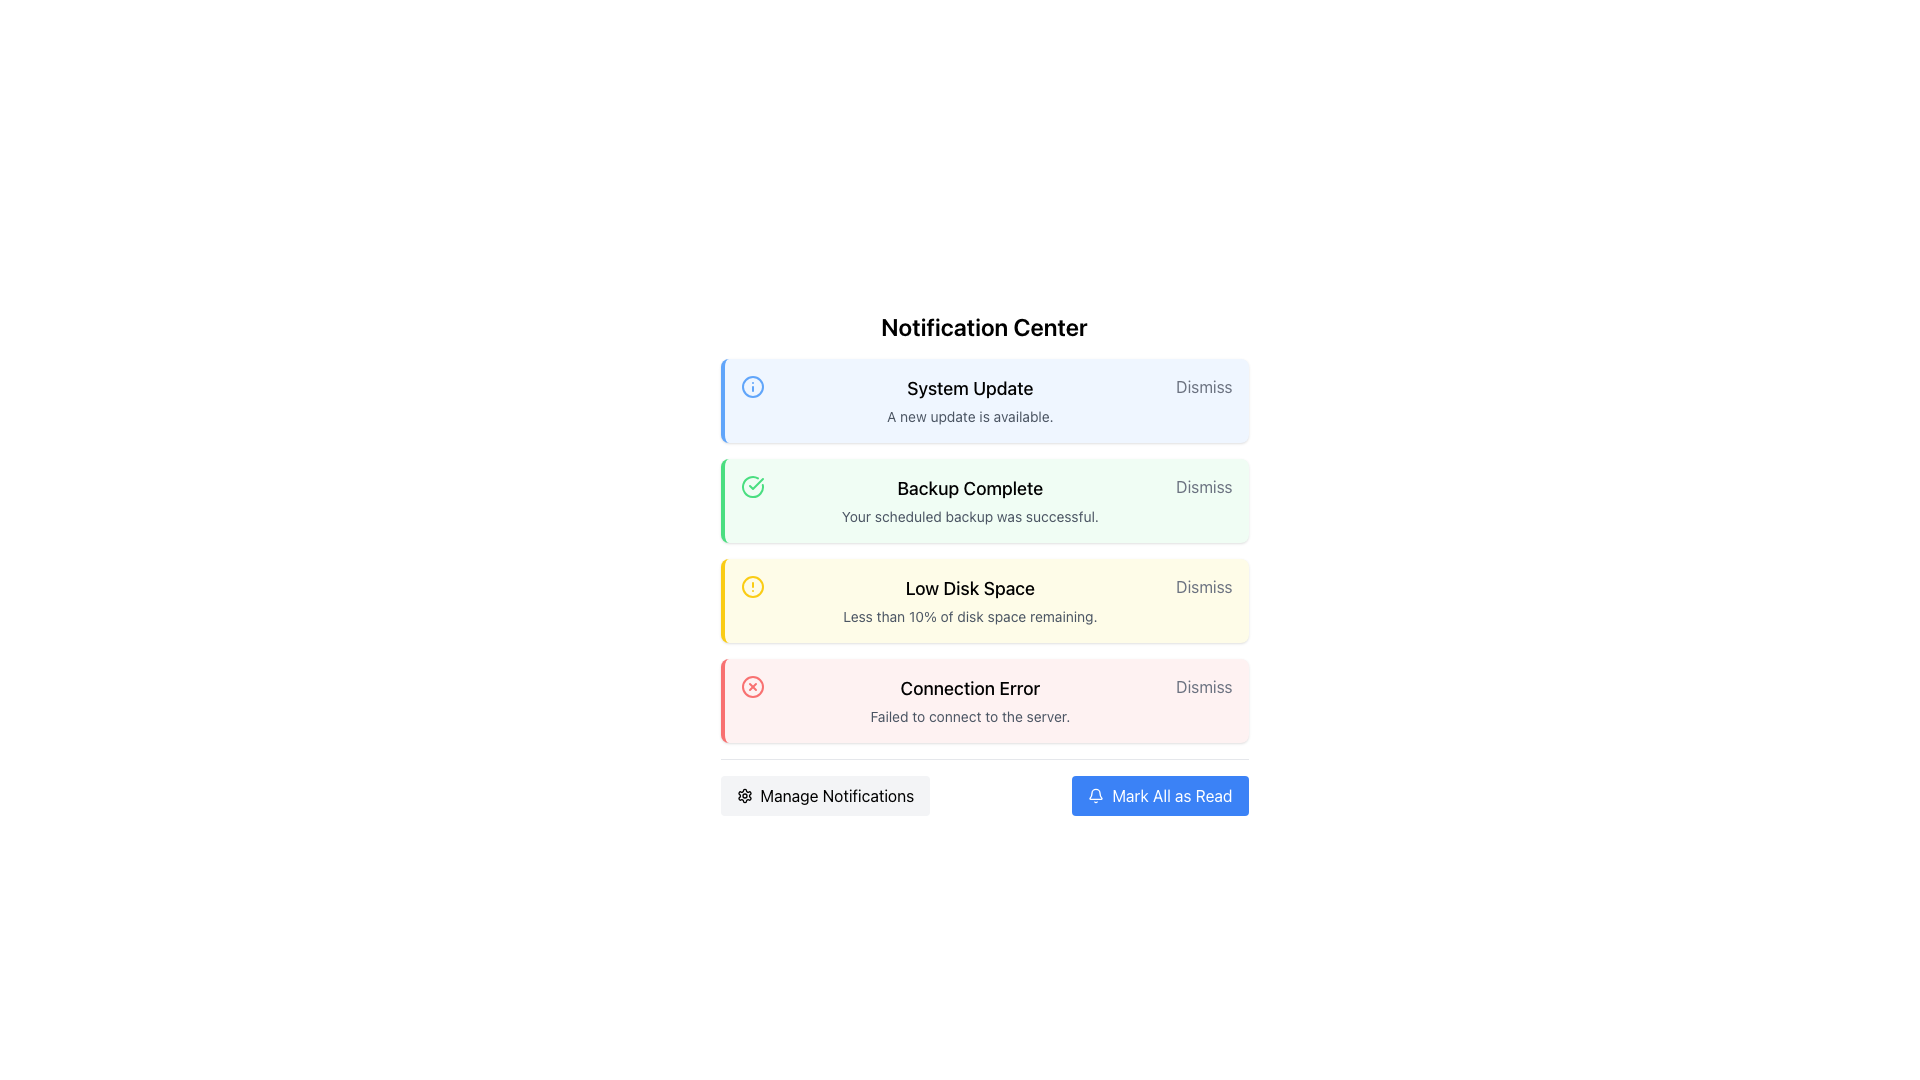 Image resolution: width=1920 pixels, height=1080 pixels. What do you see at coordinates (970, 588) in the screenshot?
I see `the text label that serves as the title of the 'Low Disk Space' notification in the Notification Center` at bounding box center [970, 588].